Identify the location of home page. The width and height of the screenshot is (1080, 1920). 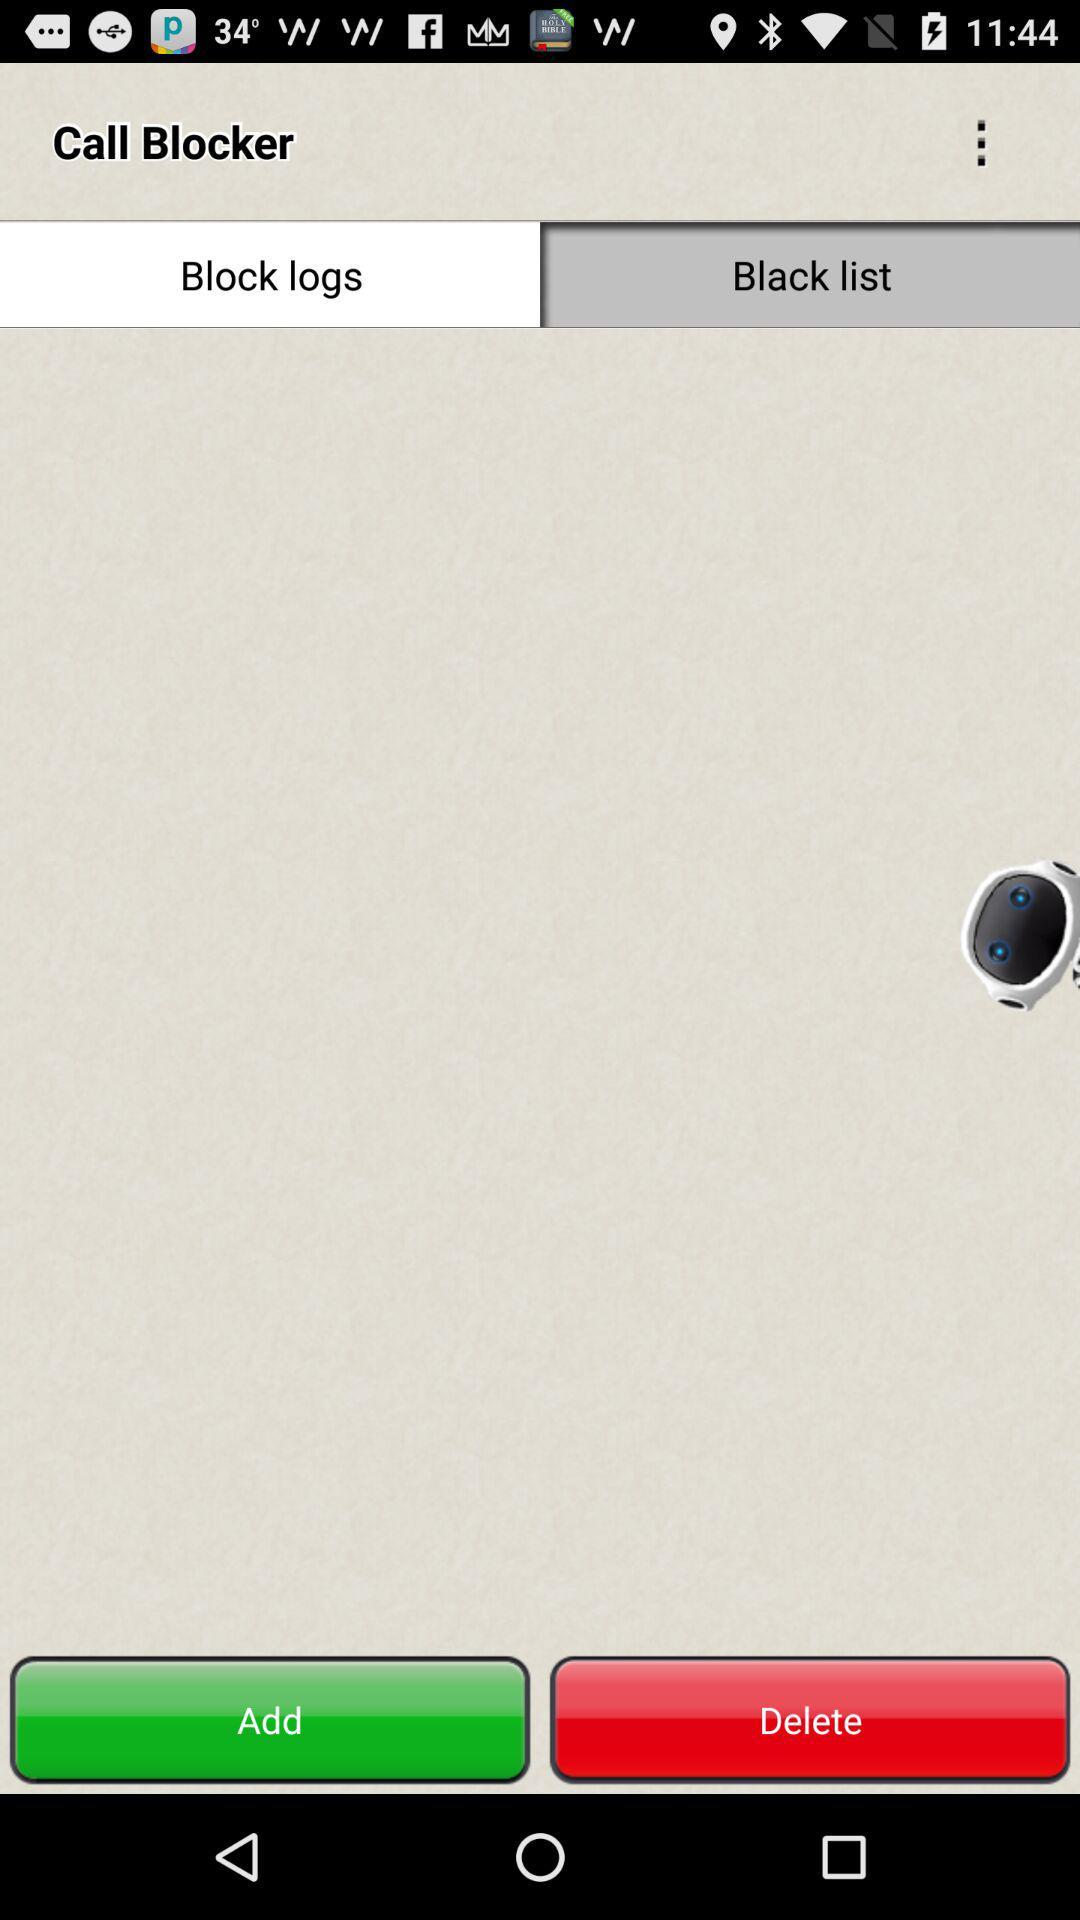
(540, 987).